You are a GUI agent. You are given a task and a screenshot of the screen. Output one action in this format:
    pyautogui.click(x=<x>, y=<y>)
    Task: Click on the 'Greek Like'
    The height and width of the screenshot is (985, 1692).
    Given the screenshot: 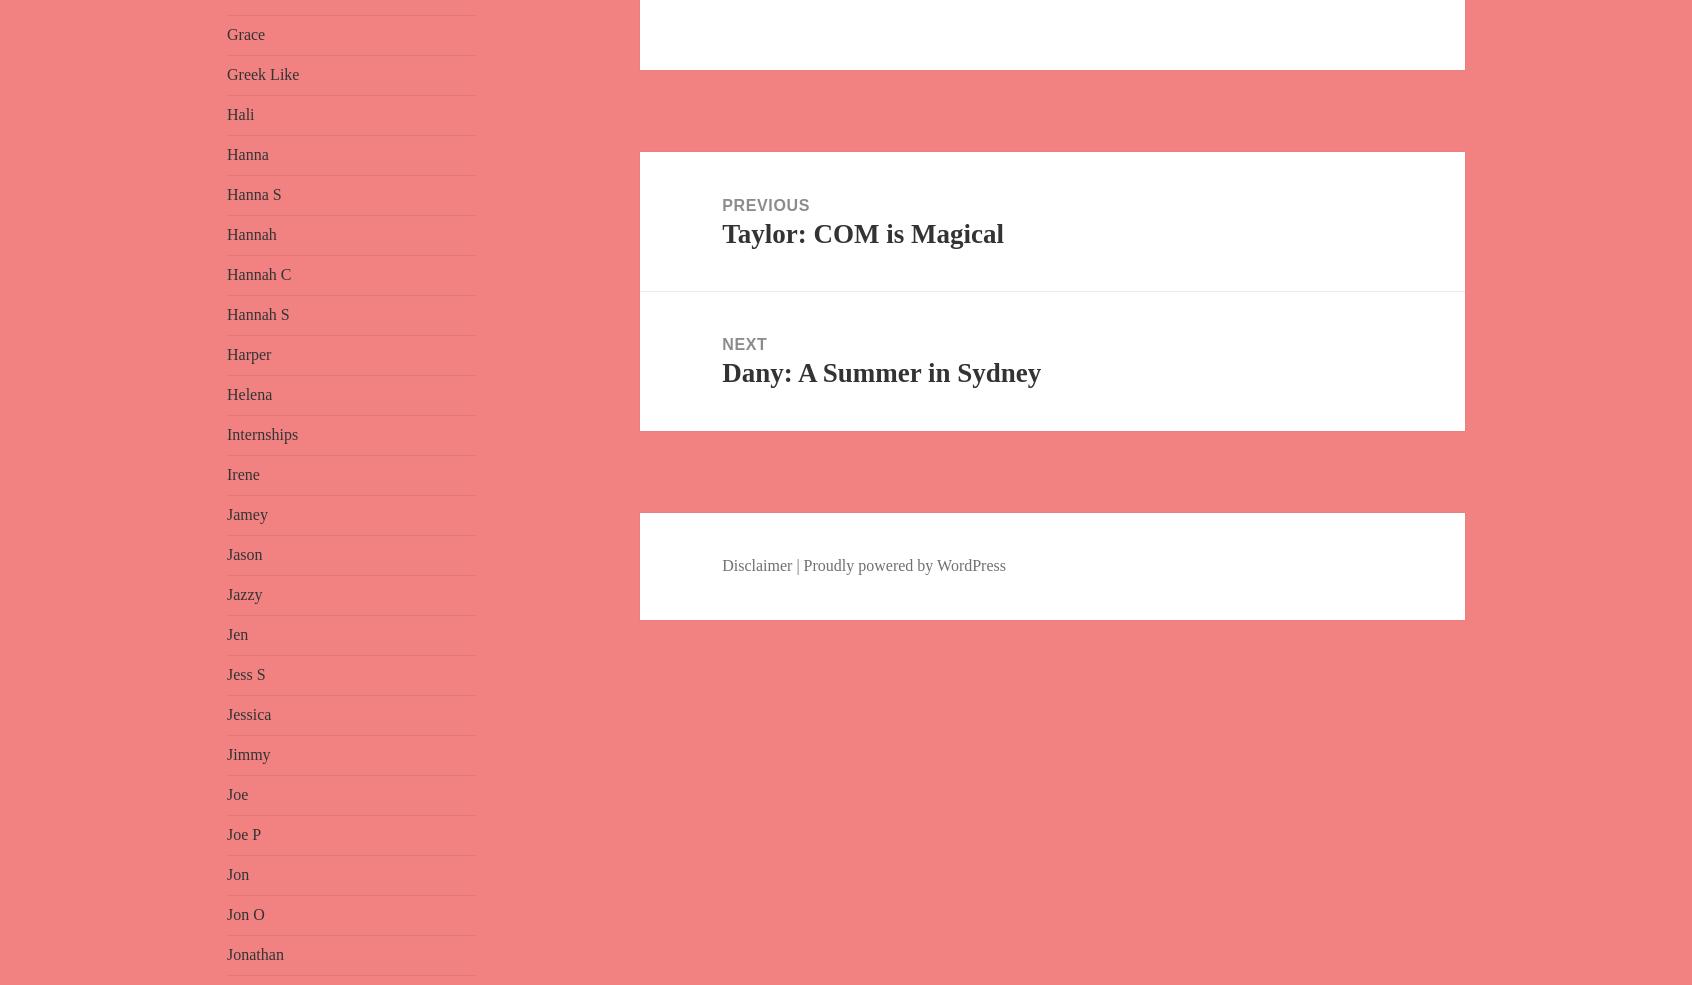 What is the action you would take?
    pyautogui.click(x=262, y=73)
    